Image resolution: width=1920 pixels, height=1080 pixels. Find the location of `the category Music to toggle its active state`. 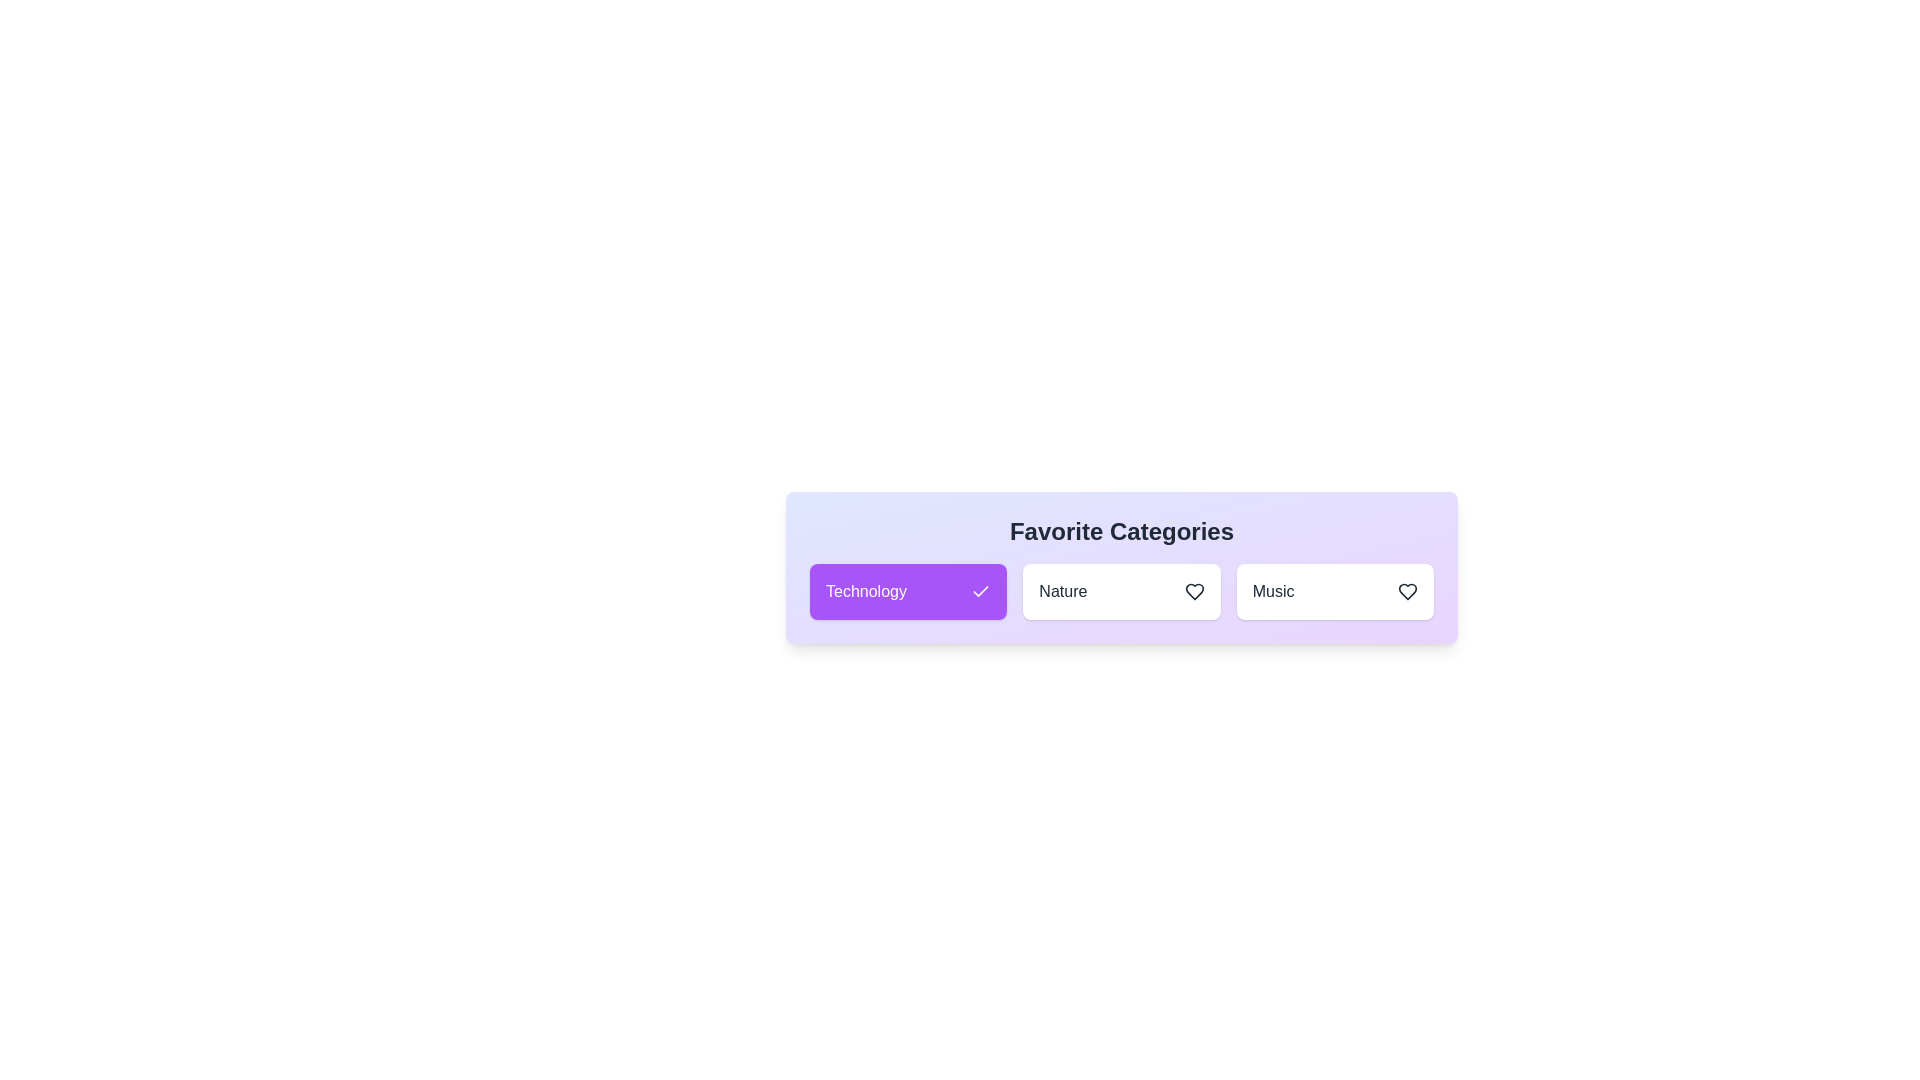

the category Music to toggle its active state is located at coordinates (1334, 590).